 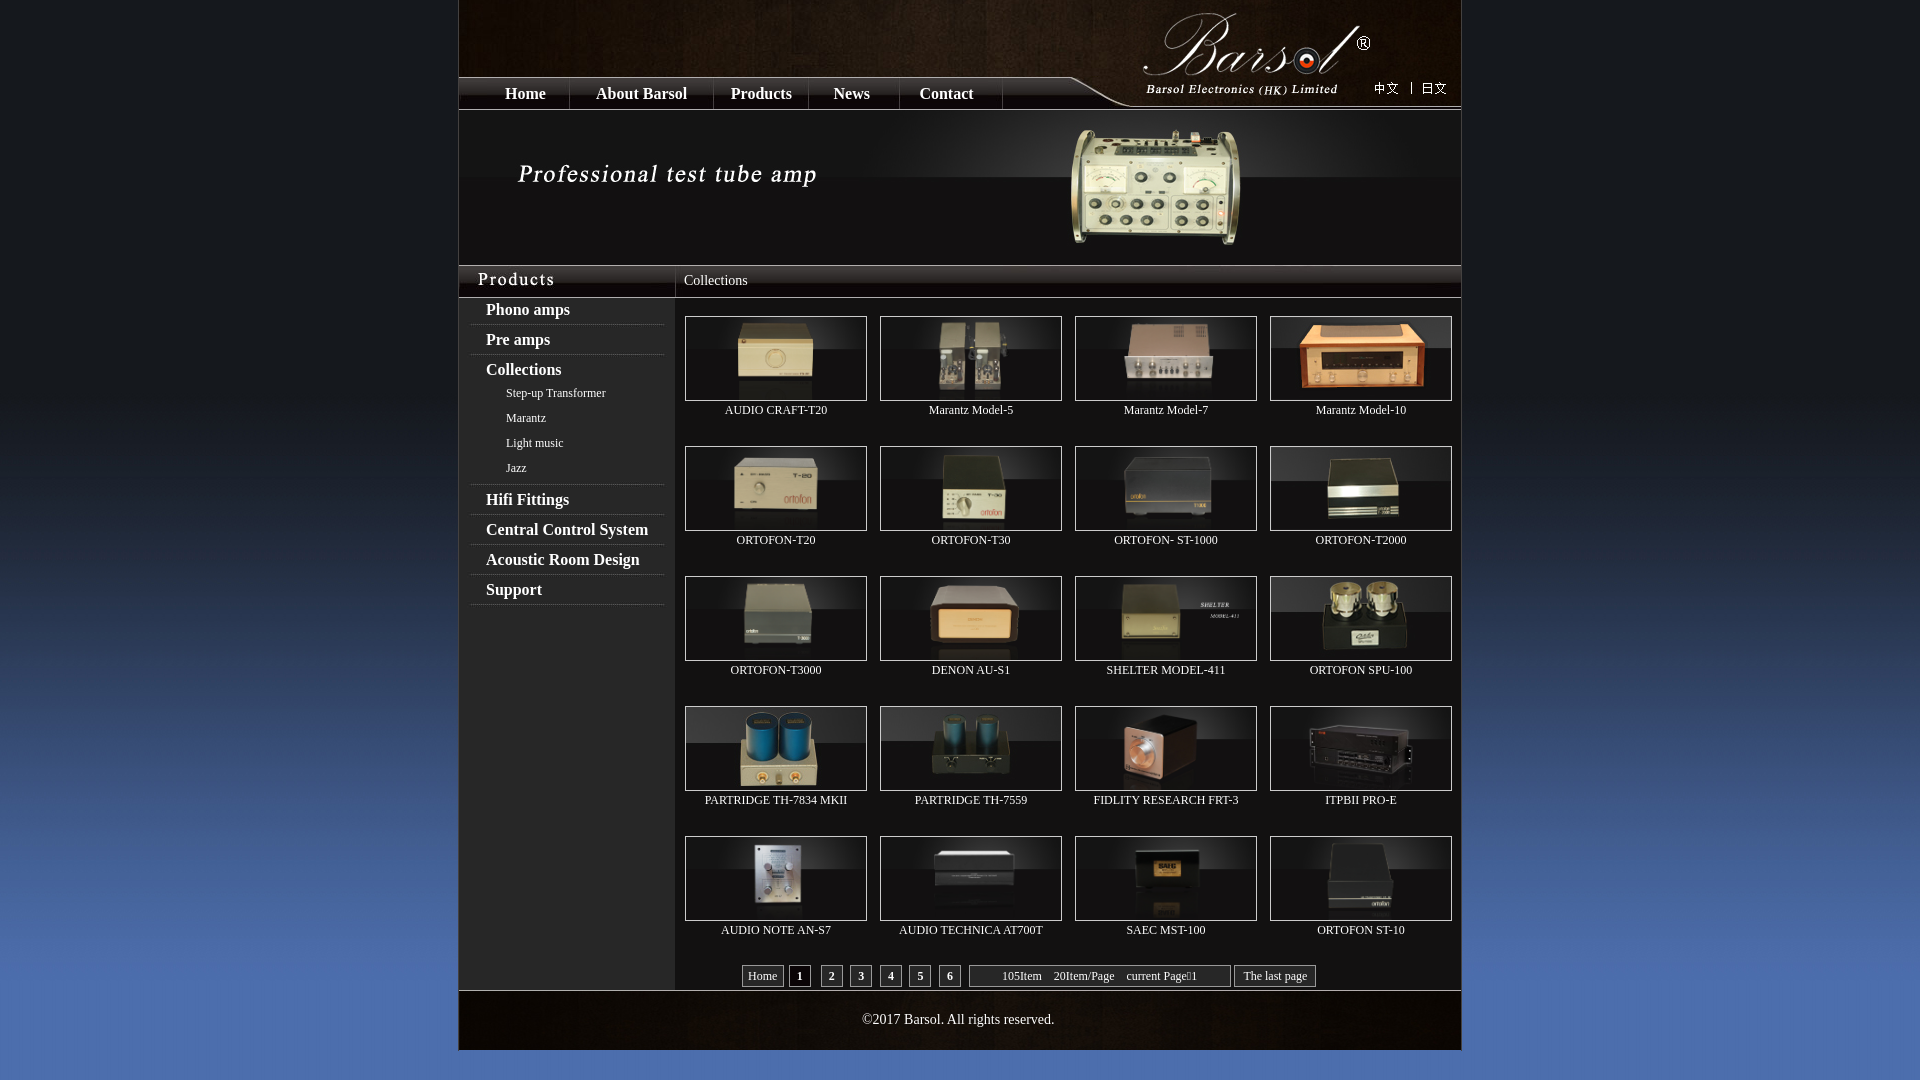 What do you see at coordinates (565, 588) in the screenshot?
I see `'Support'` at bounding box center [565, 588].